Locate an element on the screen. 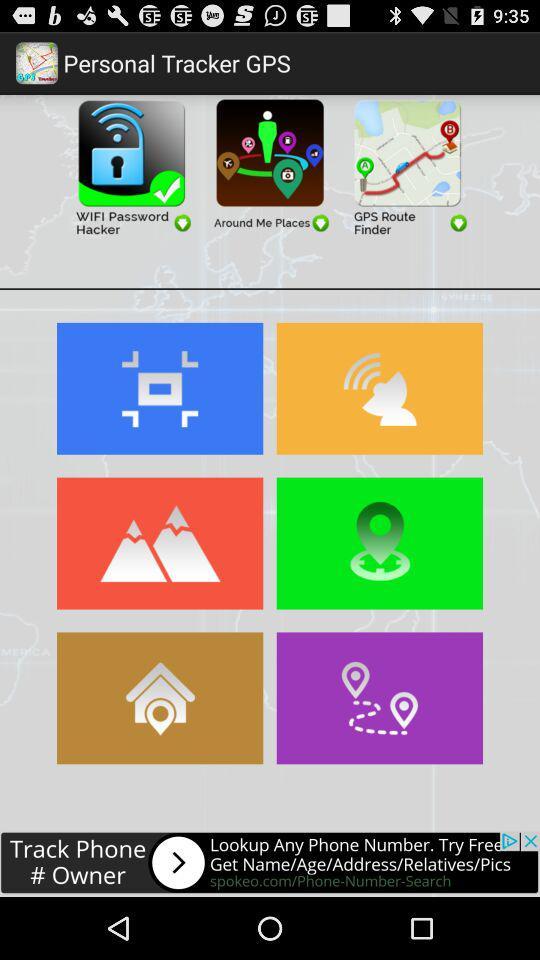 Image resolution: width=540 pixels, height=960 pixels. button image is located at coordinates (159, 543).